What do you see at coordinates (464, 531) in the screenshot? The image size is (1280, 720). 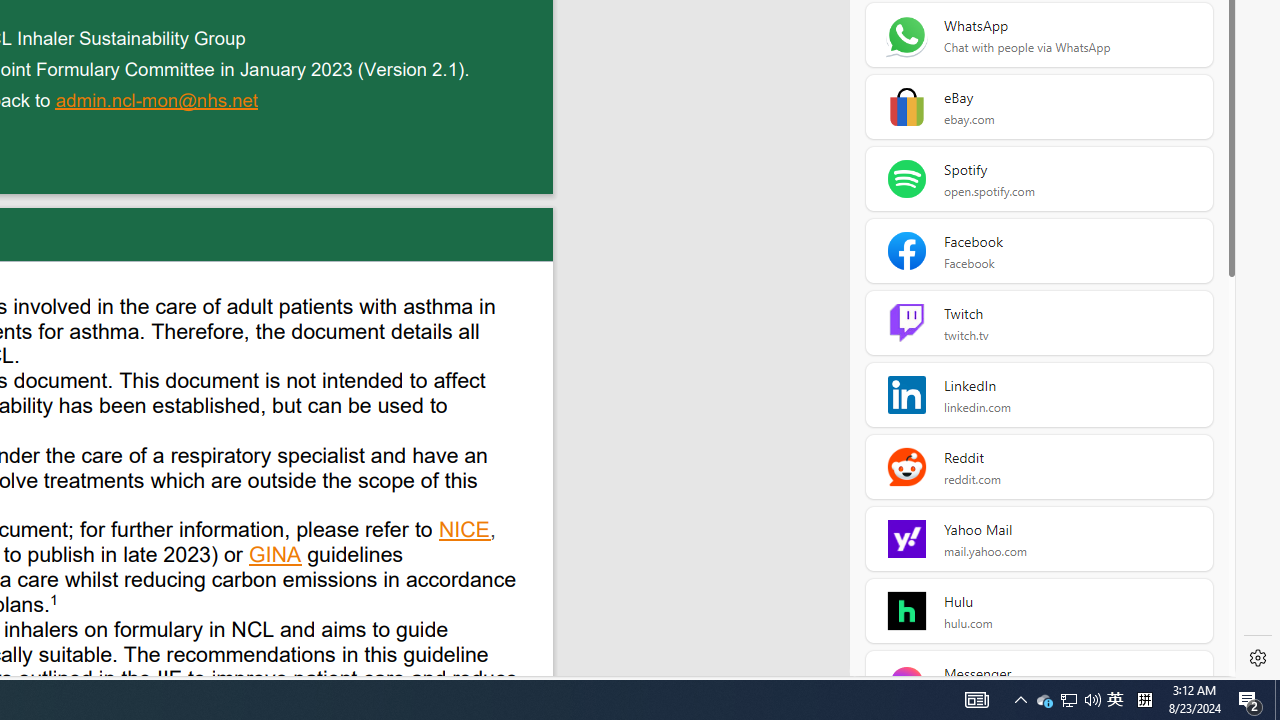 I see `'NICE'` at bounding box center [464, 531].